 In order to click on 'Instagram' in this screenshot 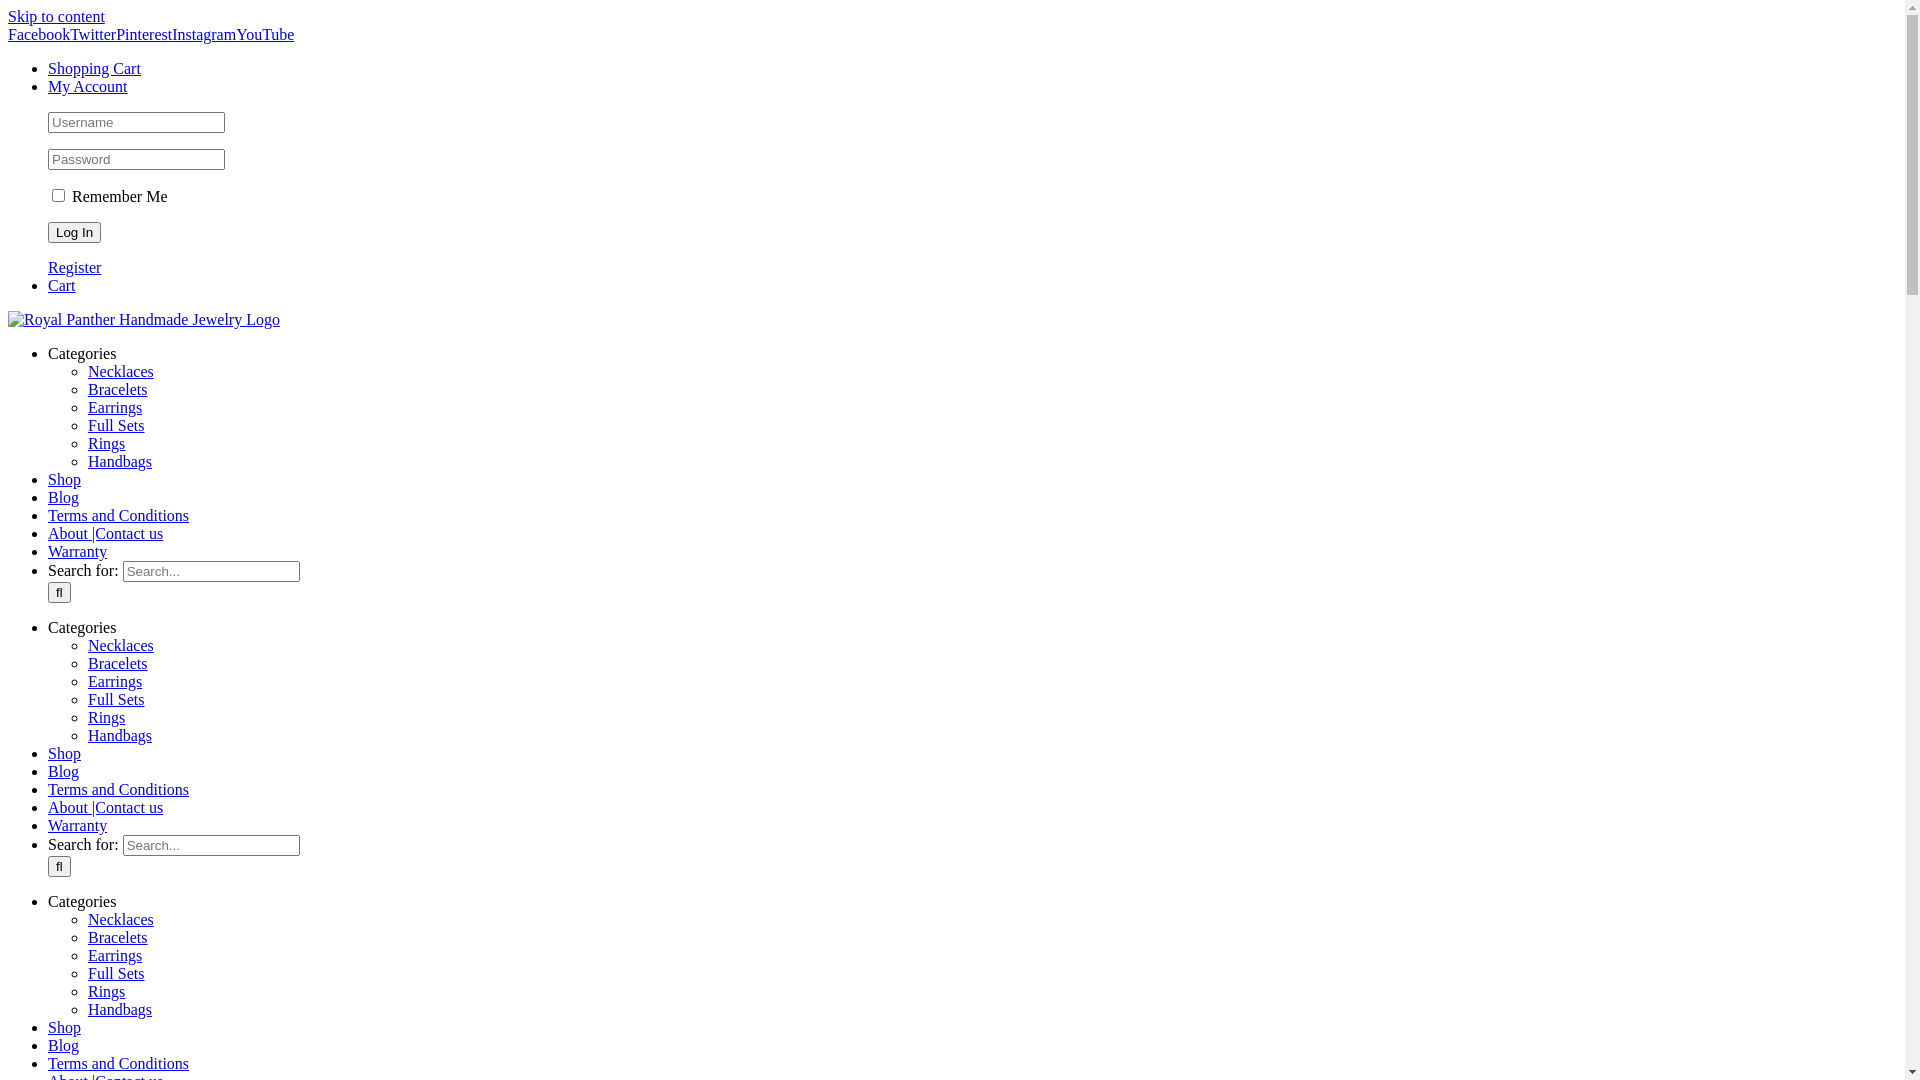, I will do `click(203, 34)`.